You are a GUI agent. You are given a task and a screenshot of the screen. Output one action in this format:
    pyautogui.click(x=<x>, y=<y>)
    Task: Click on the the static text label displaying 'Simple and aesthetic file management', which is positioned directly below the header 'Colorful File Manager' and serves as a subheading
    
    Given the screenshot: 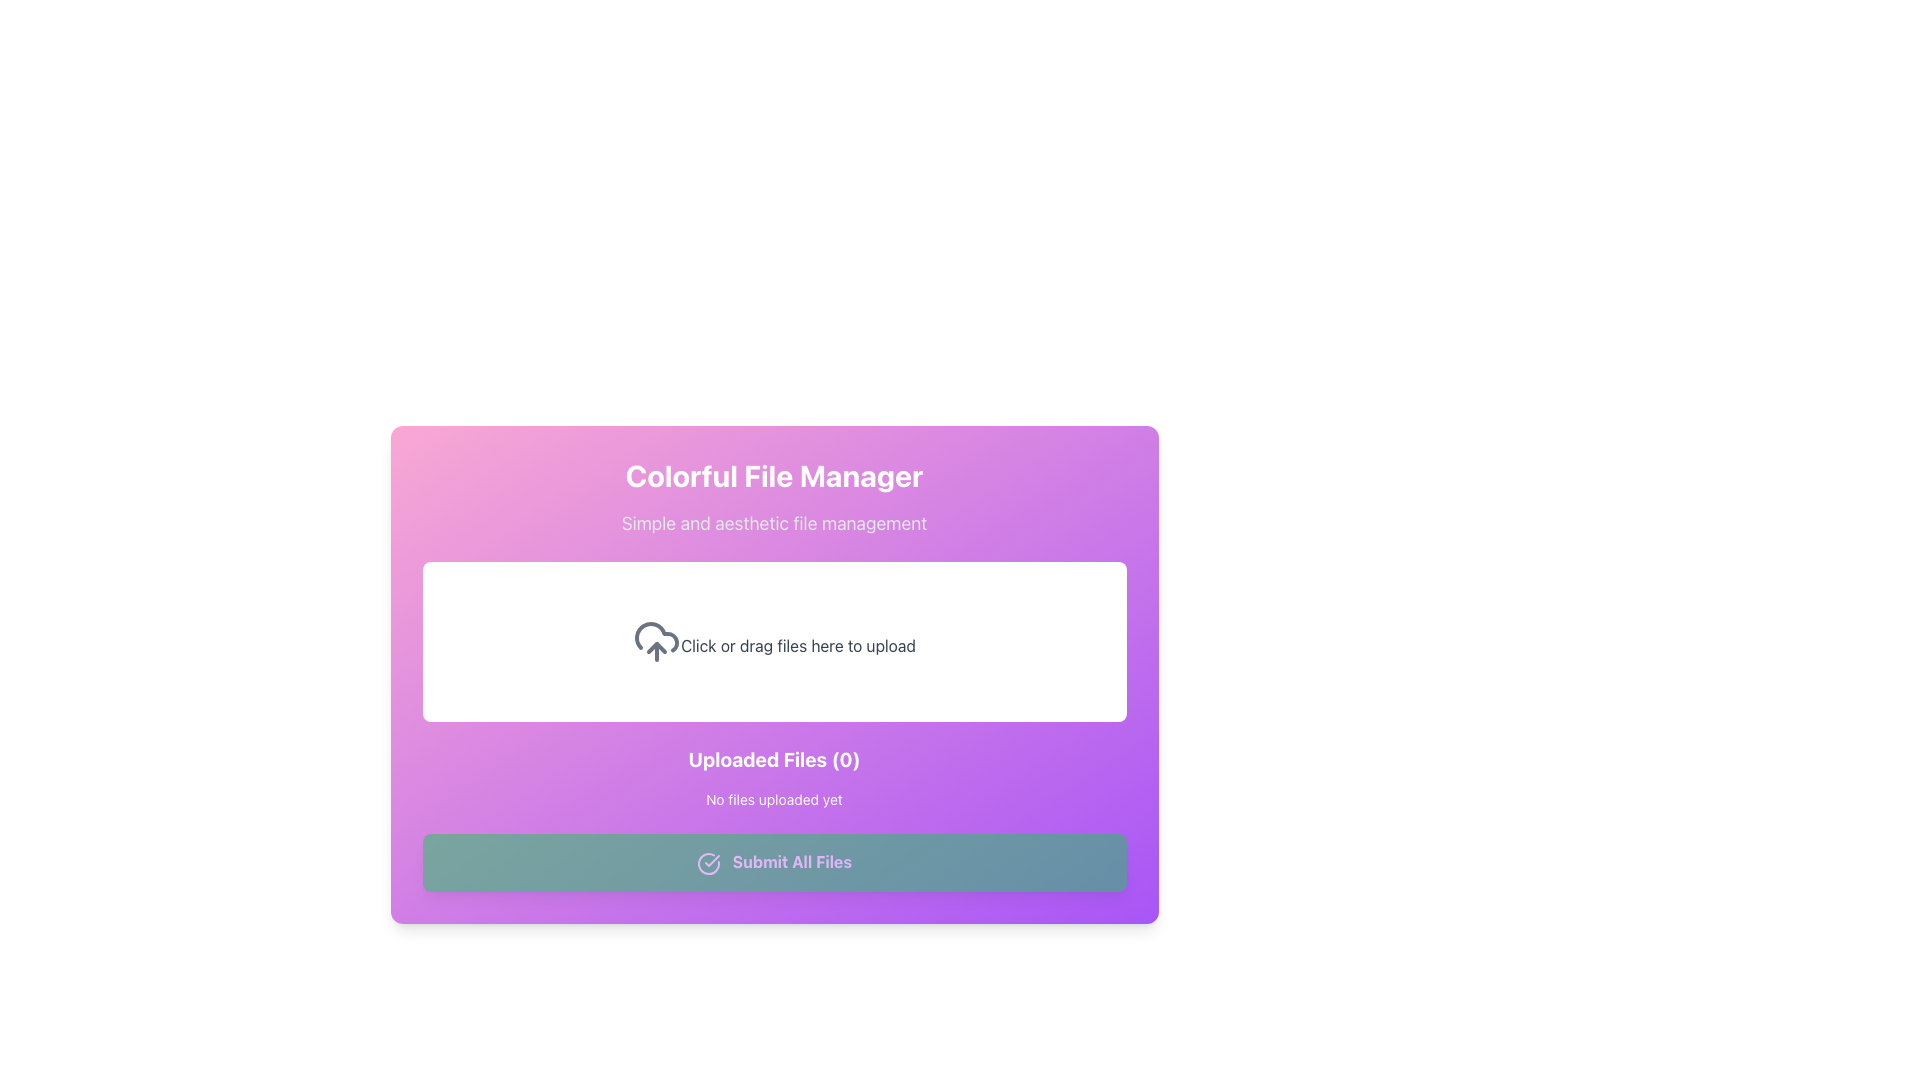 What is the action you would take?
    pyautogui.click(x=773, y=523)
    